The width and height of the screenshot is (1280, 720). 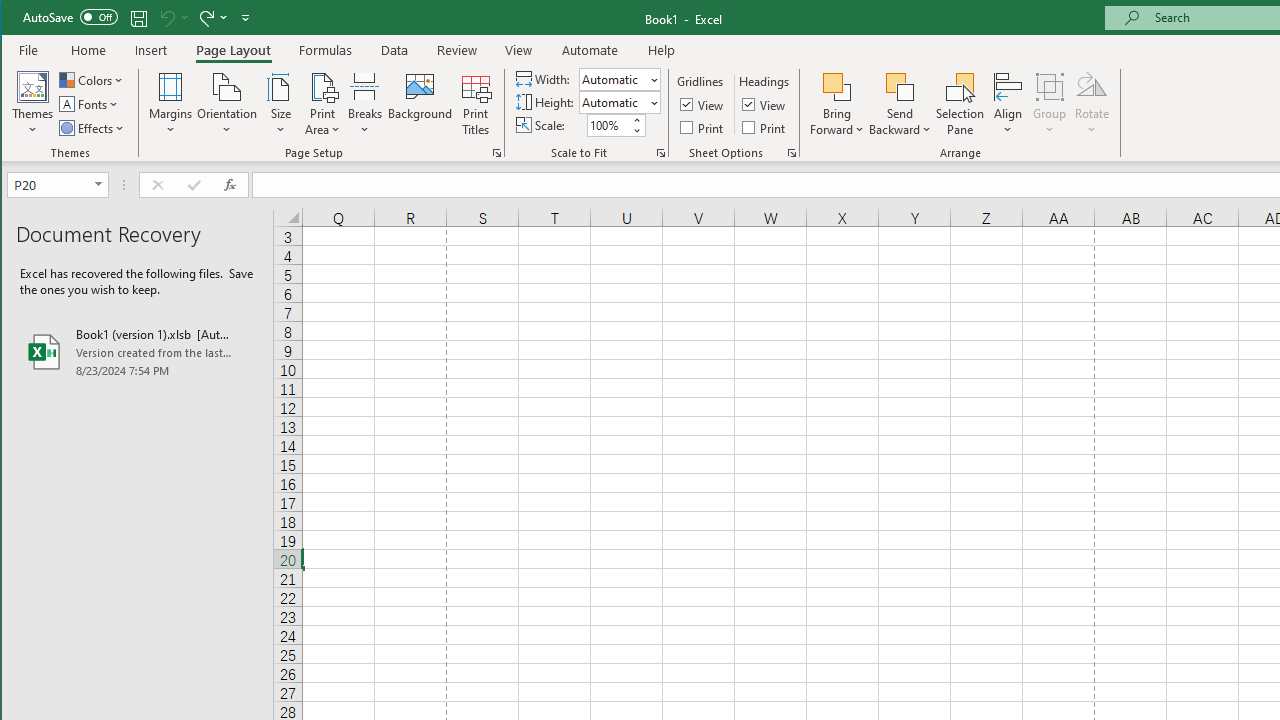 What do you see at coordinates (1008, 104) in the screenshot?
I see `'Align'` at bounding box center [1008, 104].